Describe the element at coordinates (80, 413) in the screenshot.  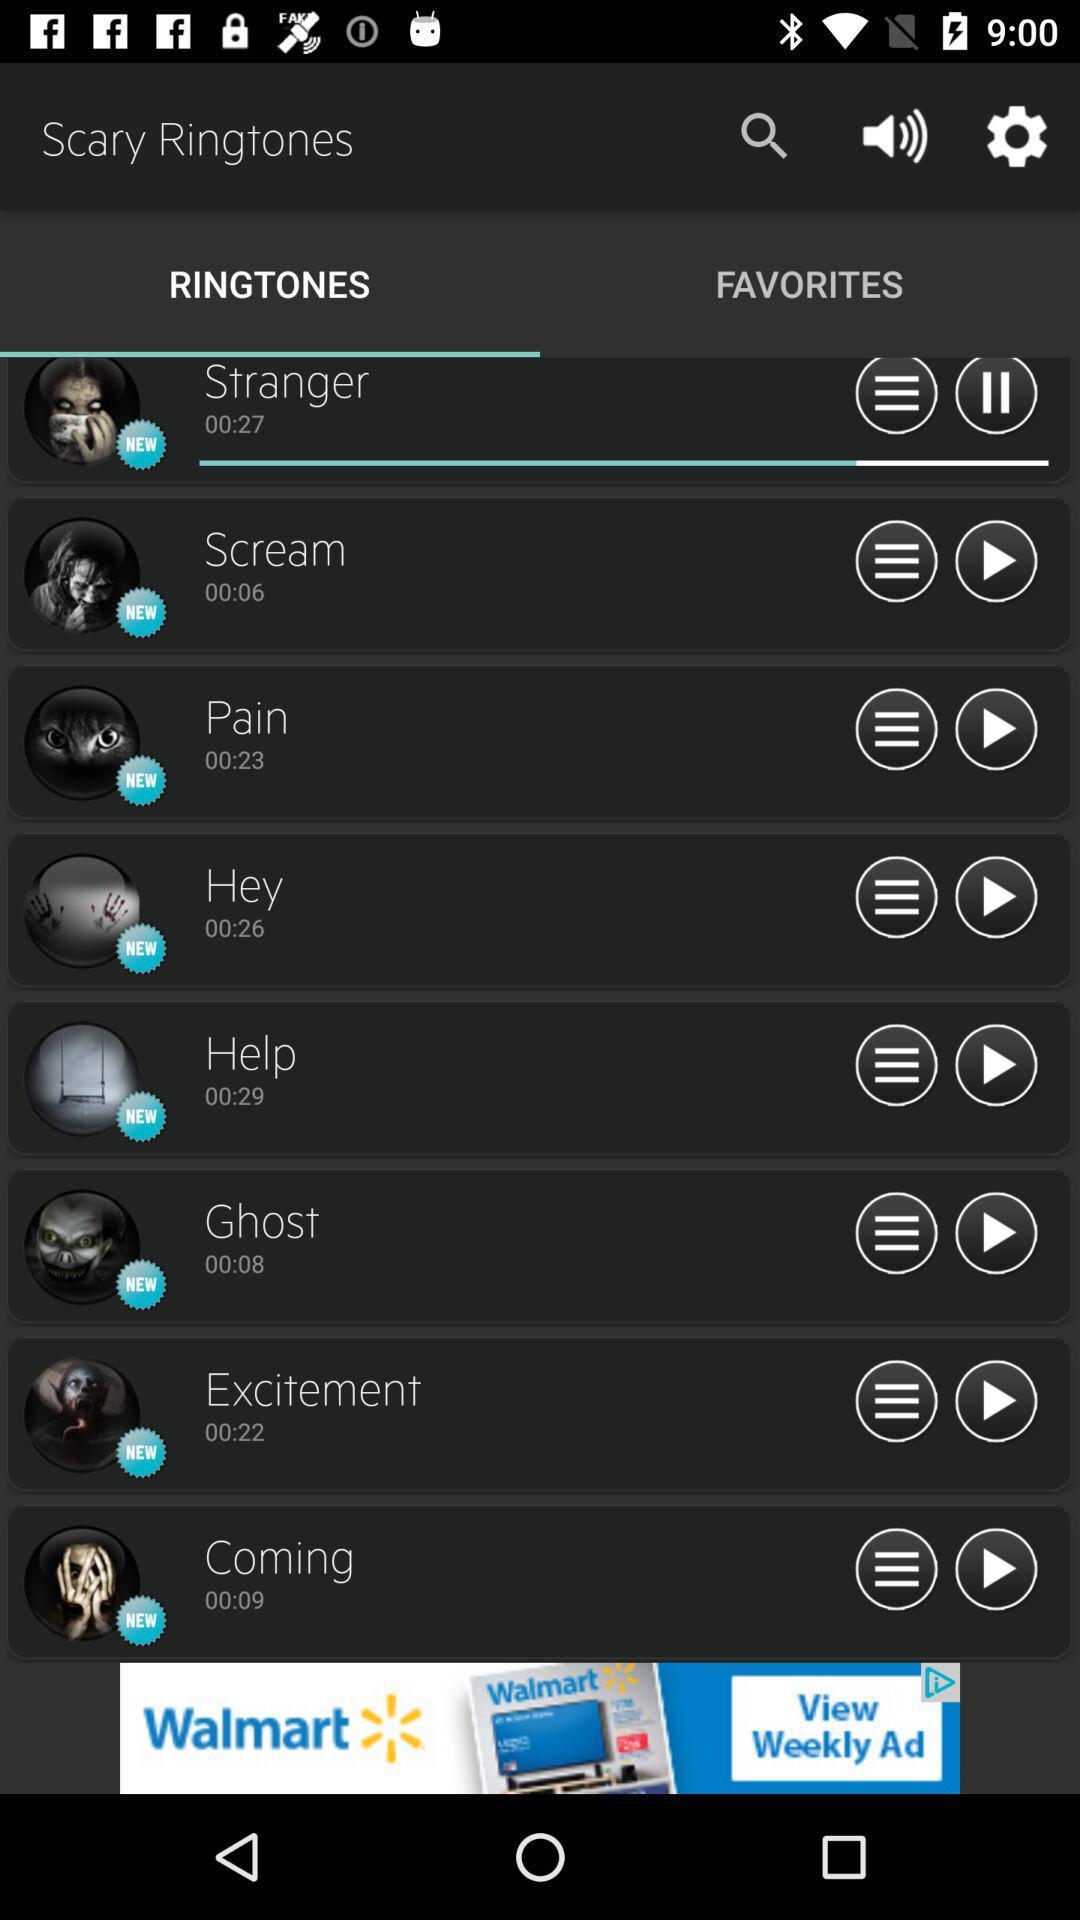
I see `the image` at that location.